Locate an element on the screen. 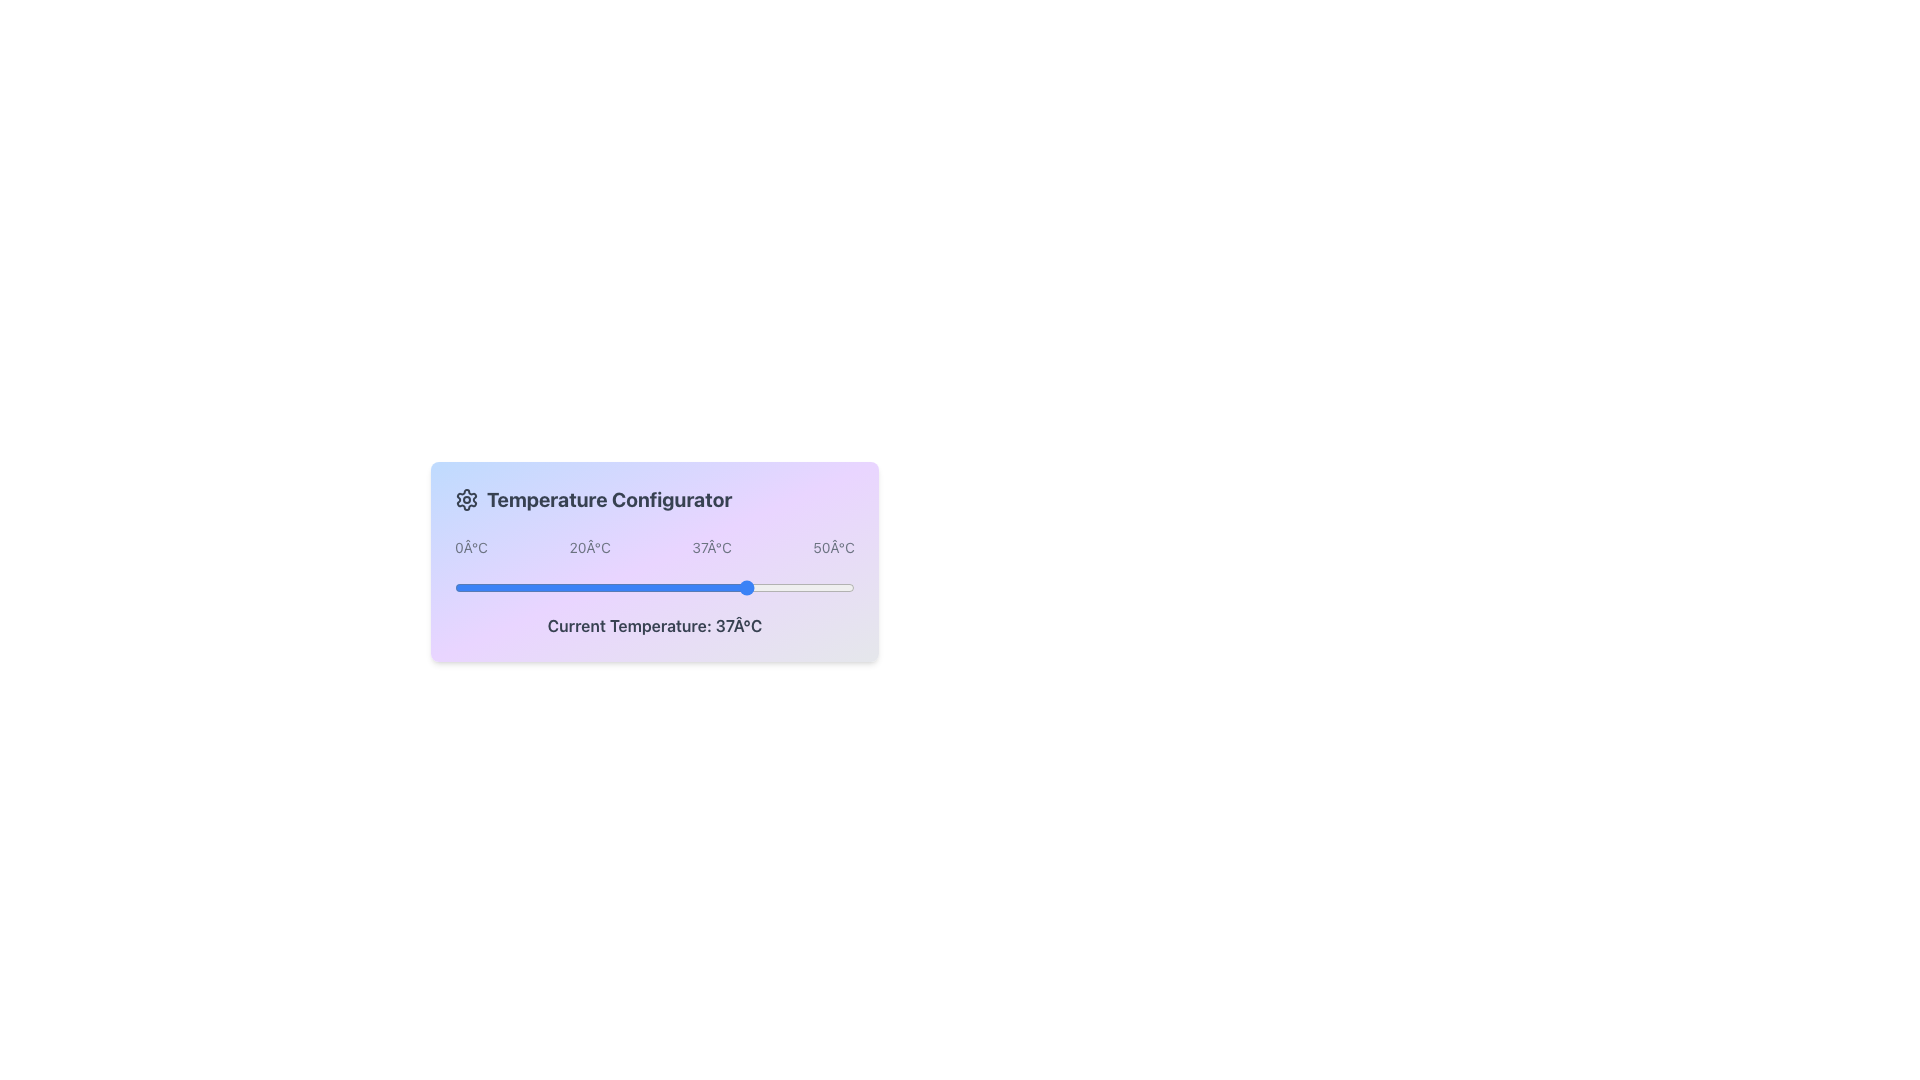  the temperature is located at coordinates (503, 586).